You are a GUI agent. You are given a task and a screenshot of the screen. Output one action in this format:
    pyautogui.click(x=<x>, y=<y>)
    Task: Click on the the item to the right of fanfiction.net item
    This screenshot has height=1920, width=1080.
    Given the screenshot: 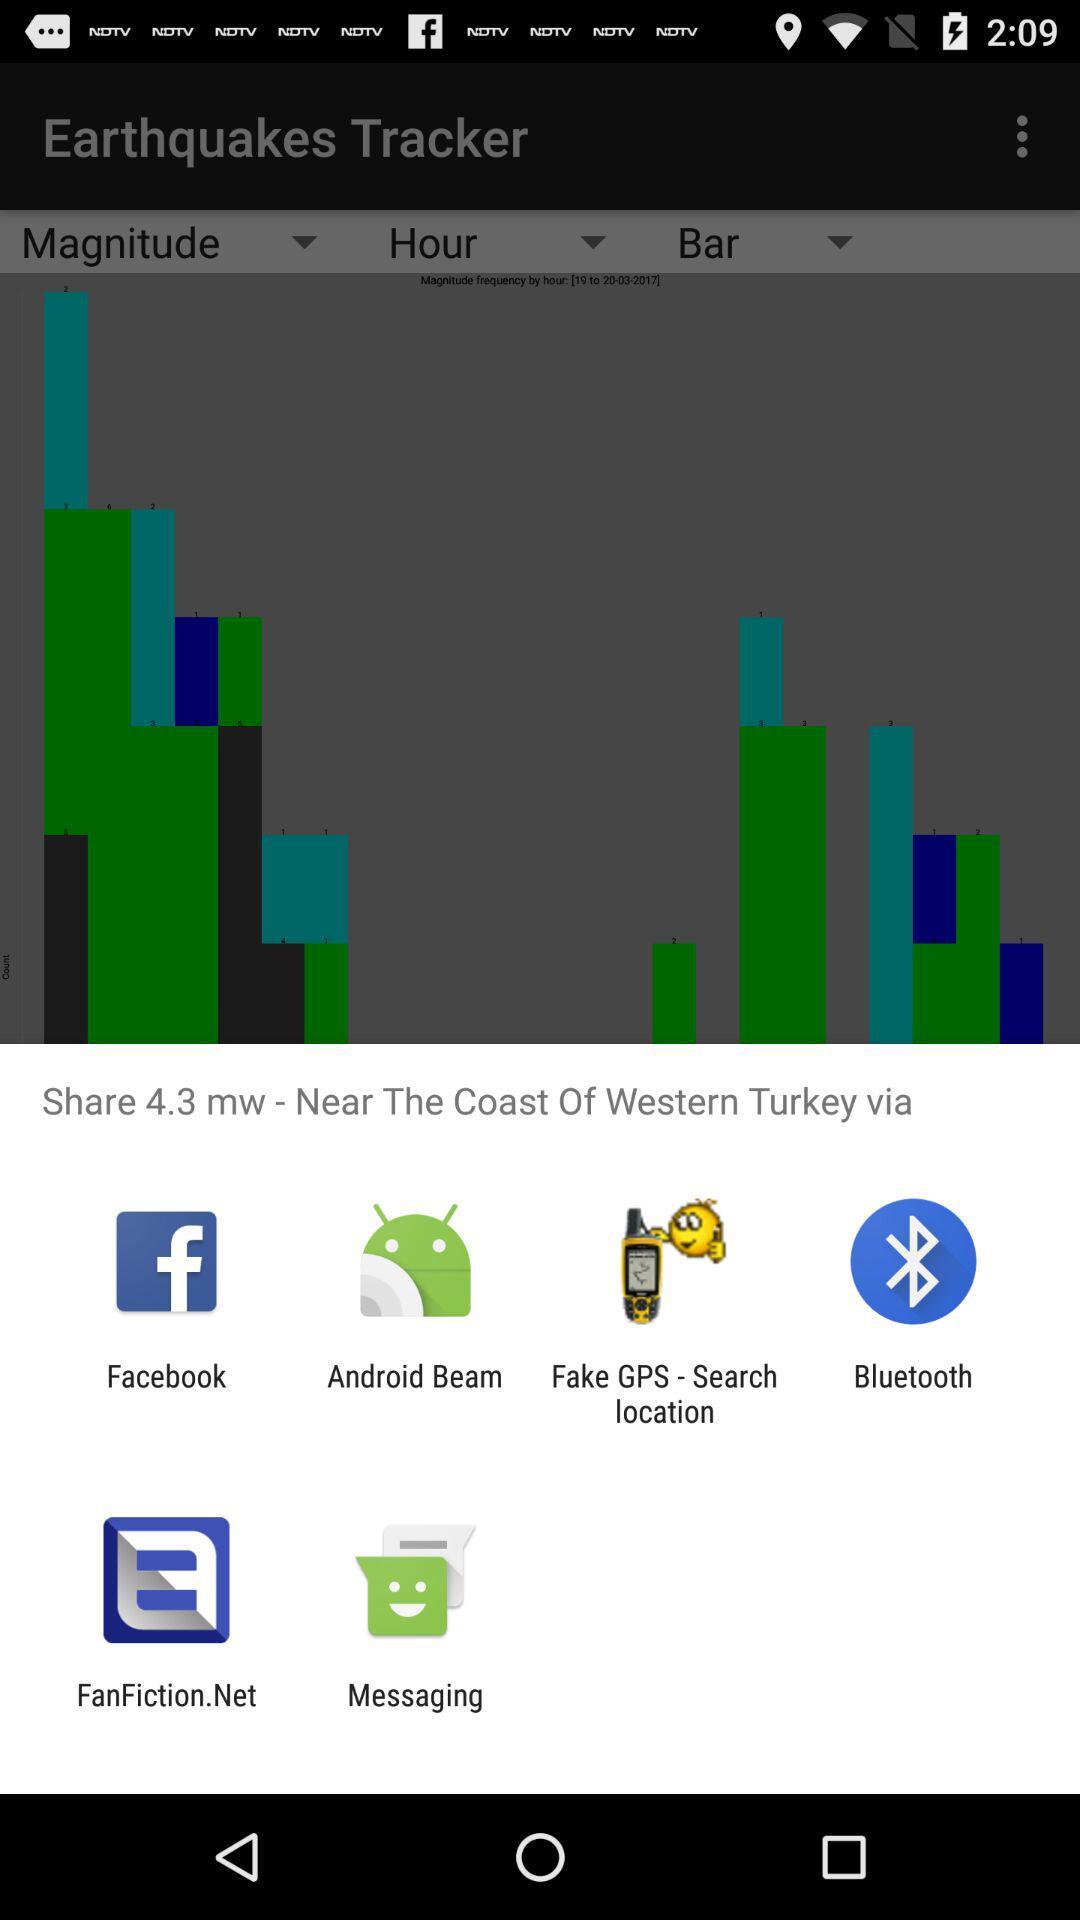 What is the action you would take?
    pyautogui.click(x=414, y=1711)
    